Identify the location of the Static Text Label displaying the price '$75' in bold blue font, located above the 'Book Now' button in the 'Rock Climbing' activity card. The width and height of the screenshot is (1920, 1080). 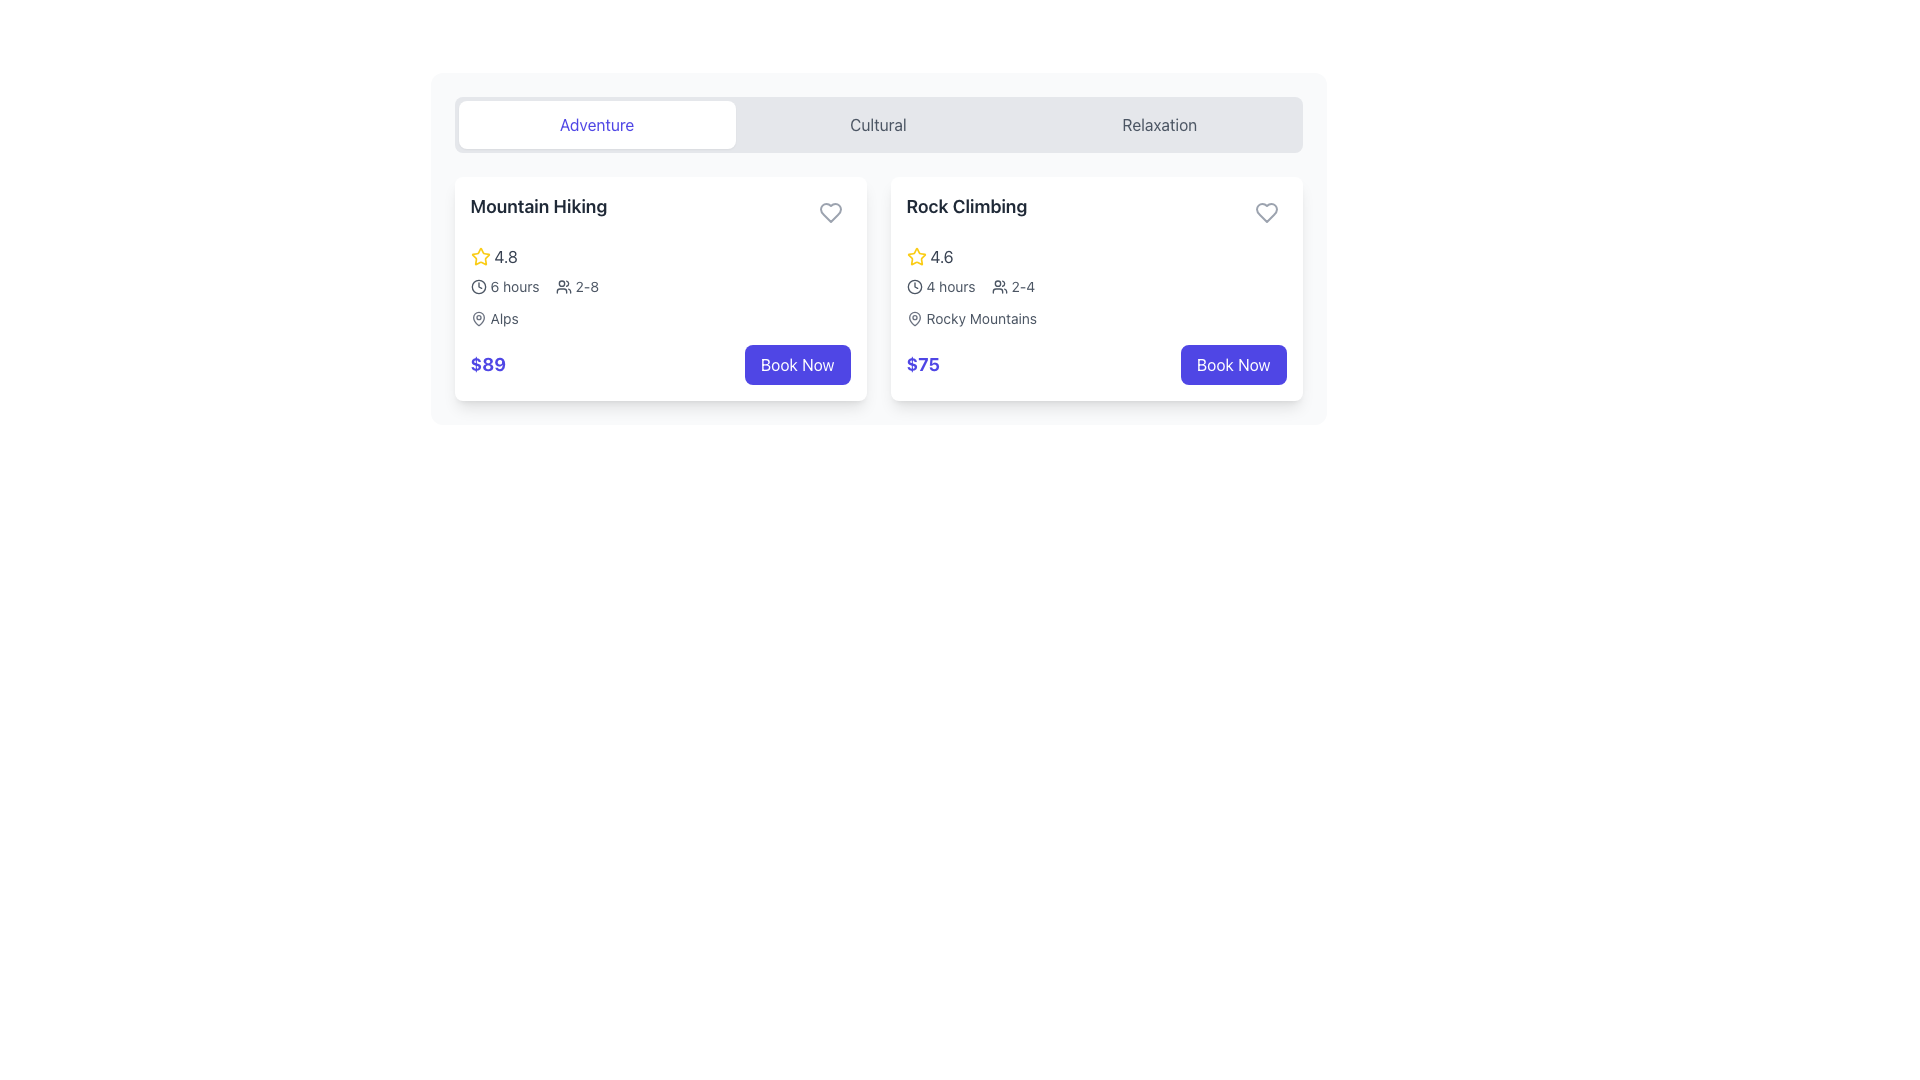
(922, 365).